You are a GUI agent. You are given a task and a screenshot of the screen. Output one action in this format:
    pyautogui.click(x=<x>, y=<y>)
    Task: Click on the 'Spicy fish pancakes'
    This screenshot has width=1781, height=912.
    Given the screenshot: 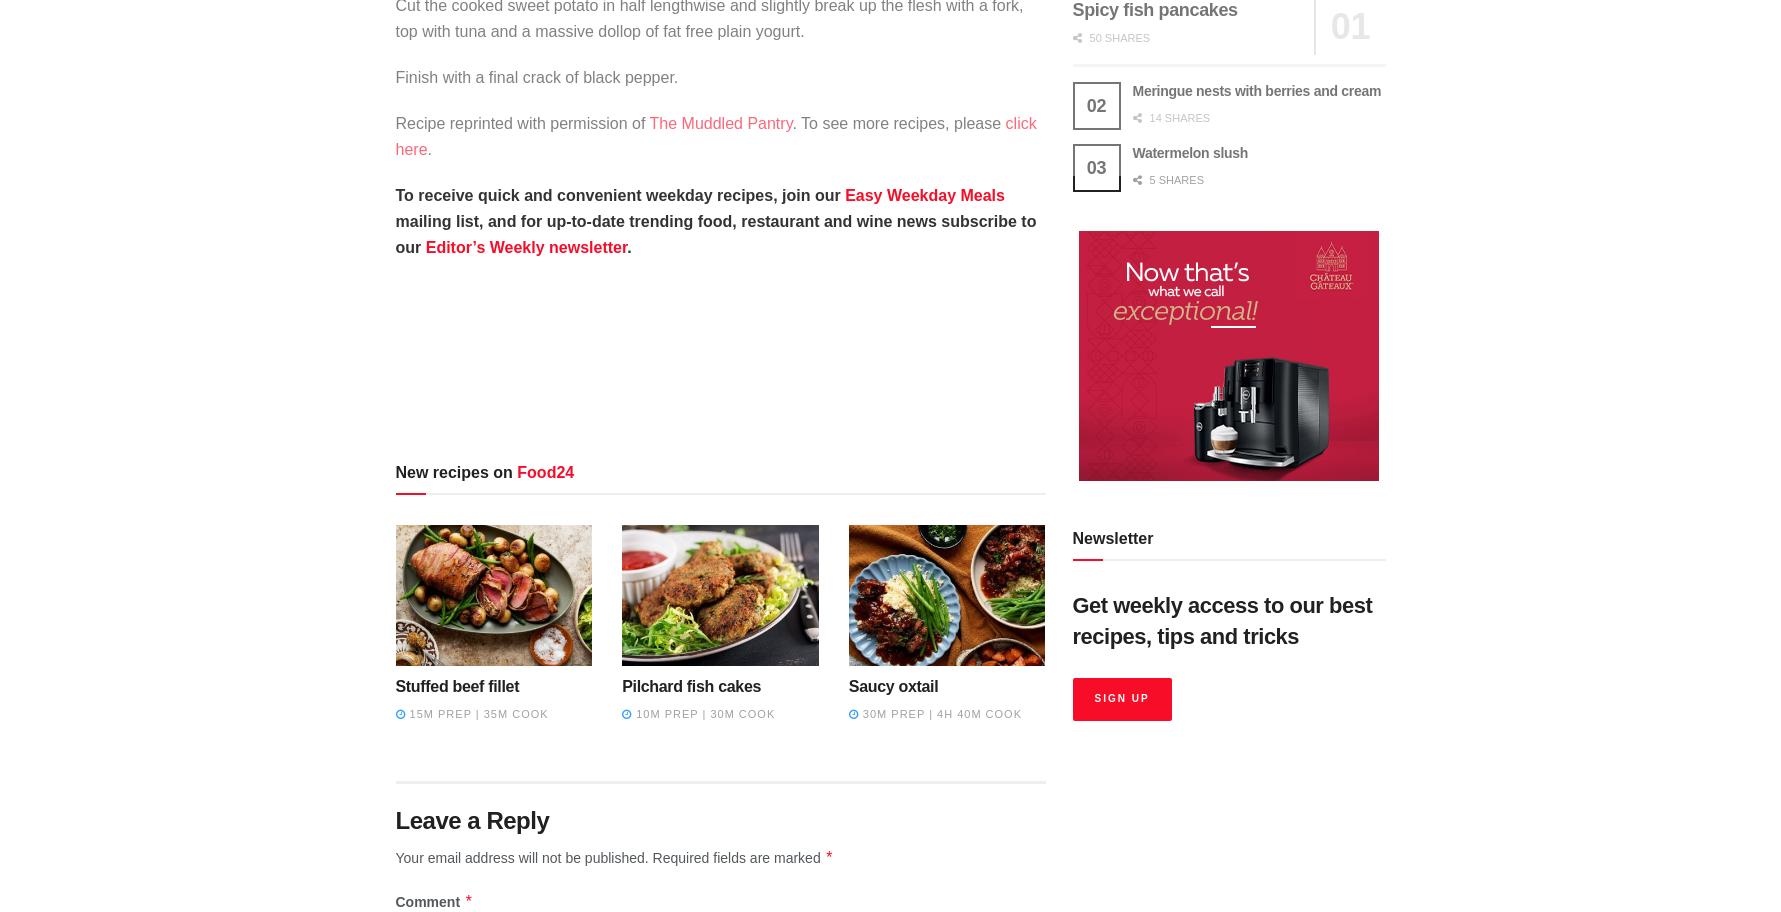 What is the action you would take?
    pyautogui.click(x=1154, y=10)
    